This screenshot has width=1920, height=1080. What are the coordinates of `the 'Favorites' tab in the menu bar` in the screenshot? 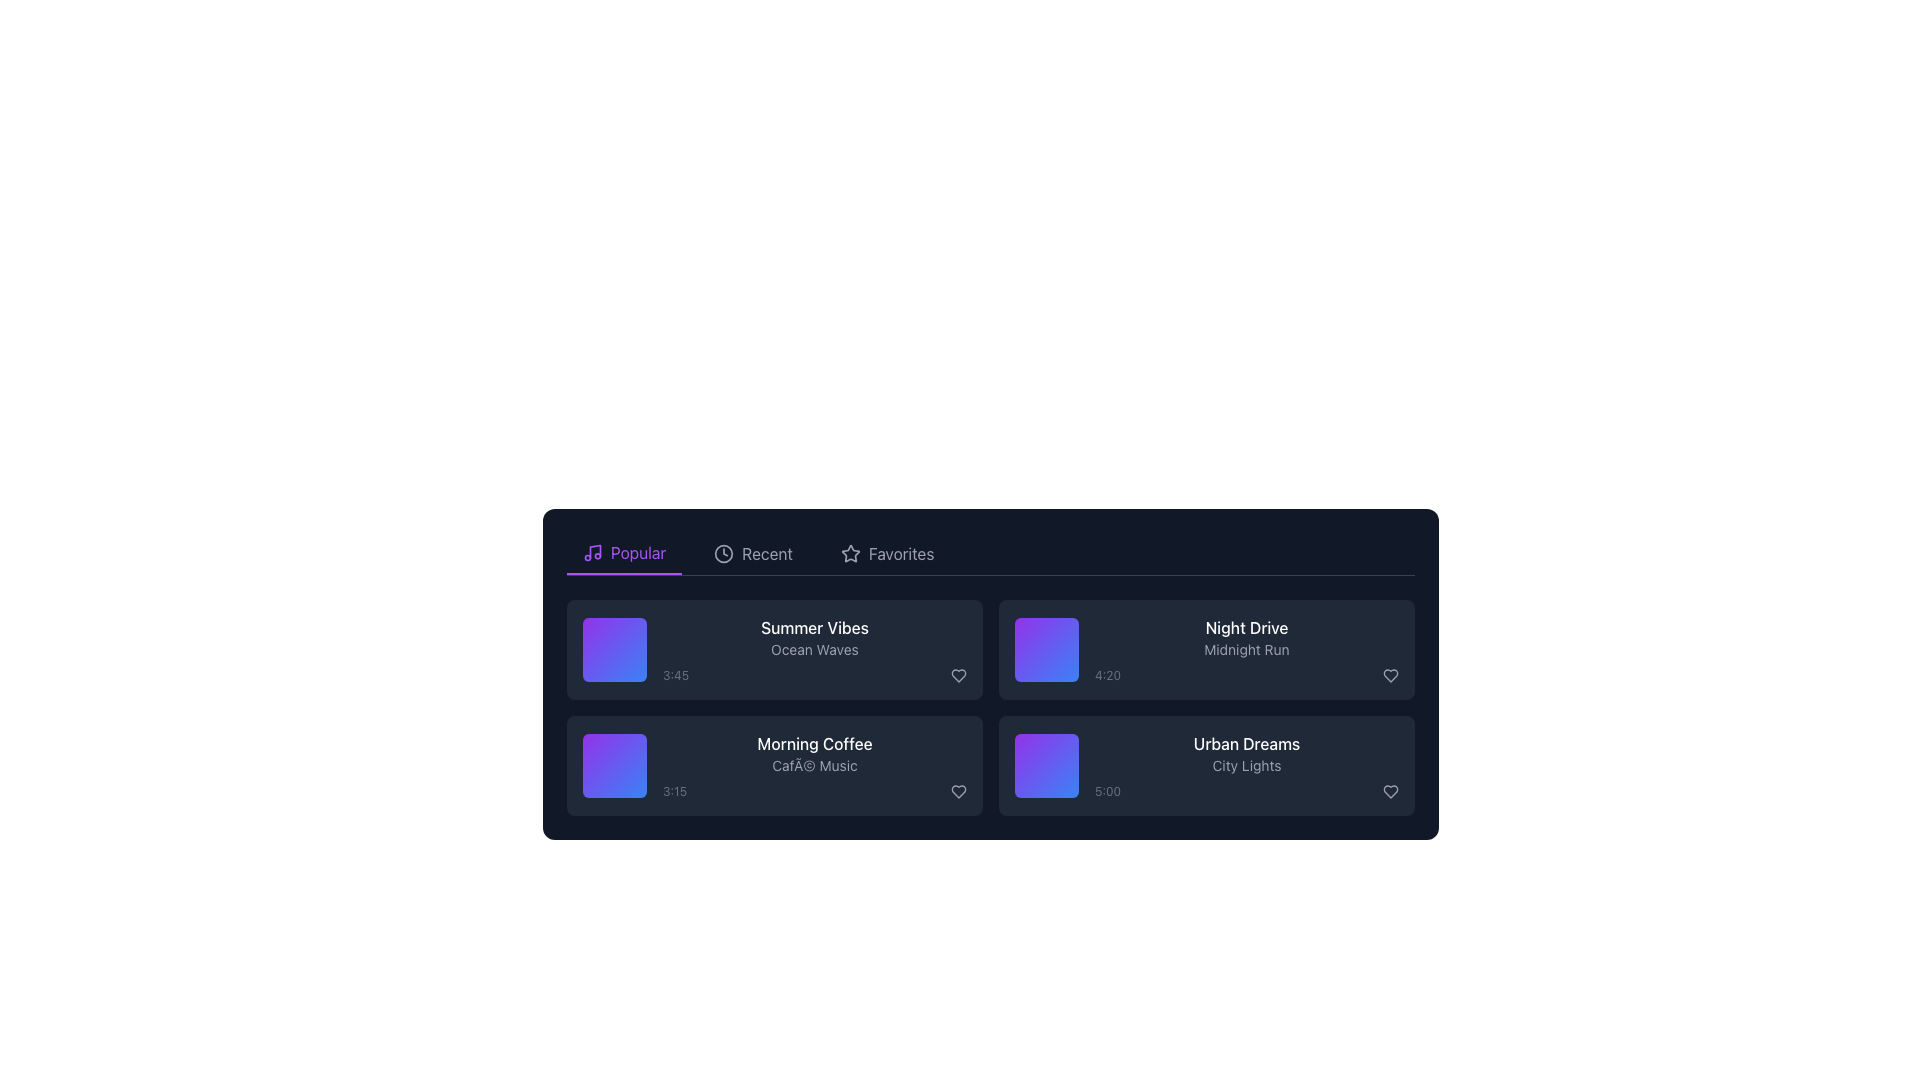 It's located at (886, 554).